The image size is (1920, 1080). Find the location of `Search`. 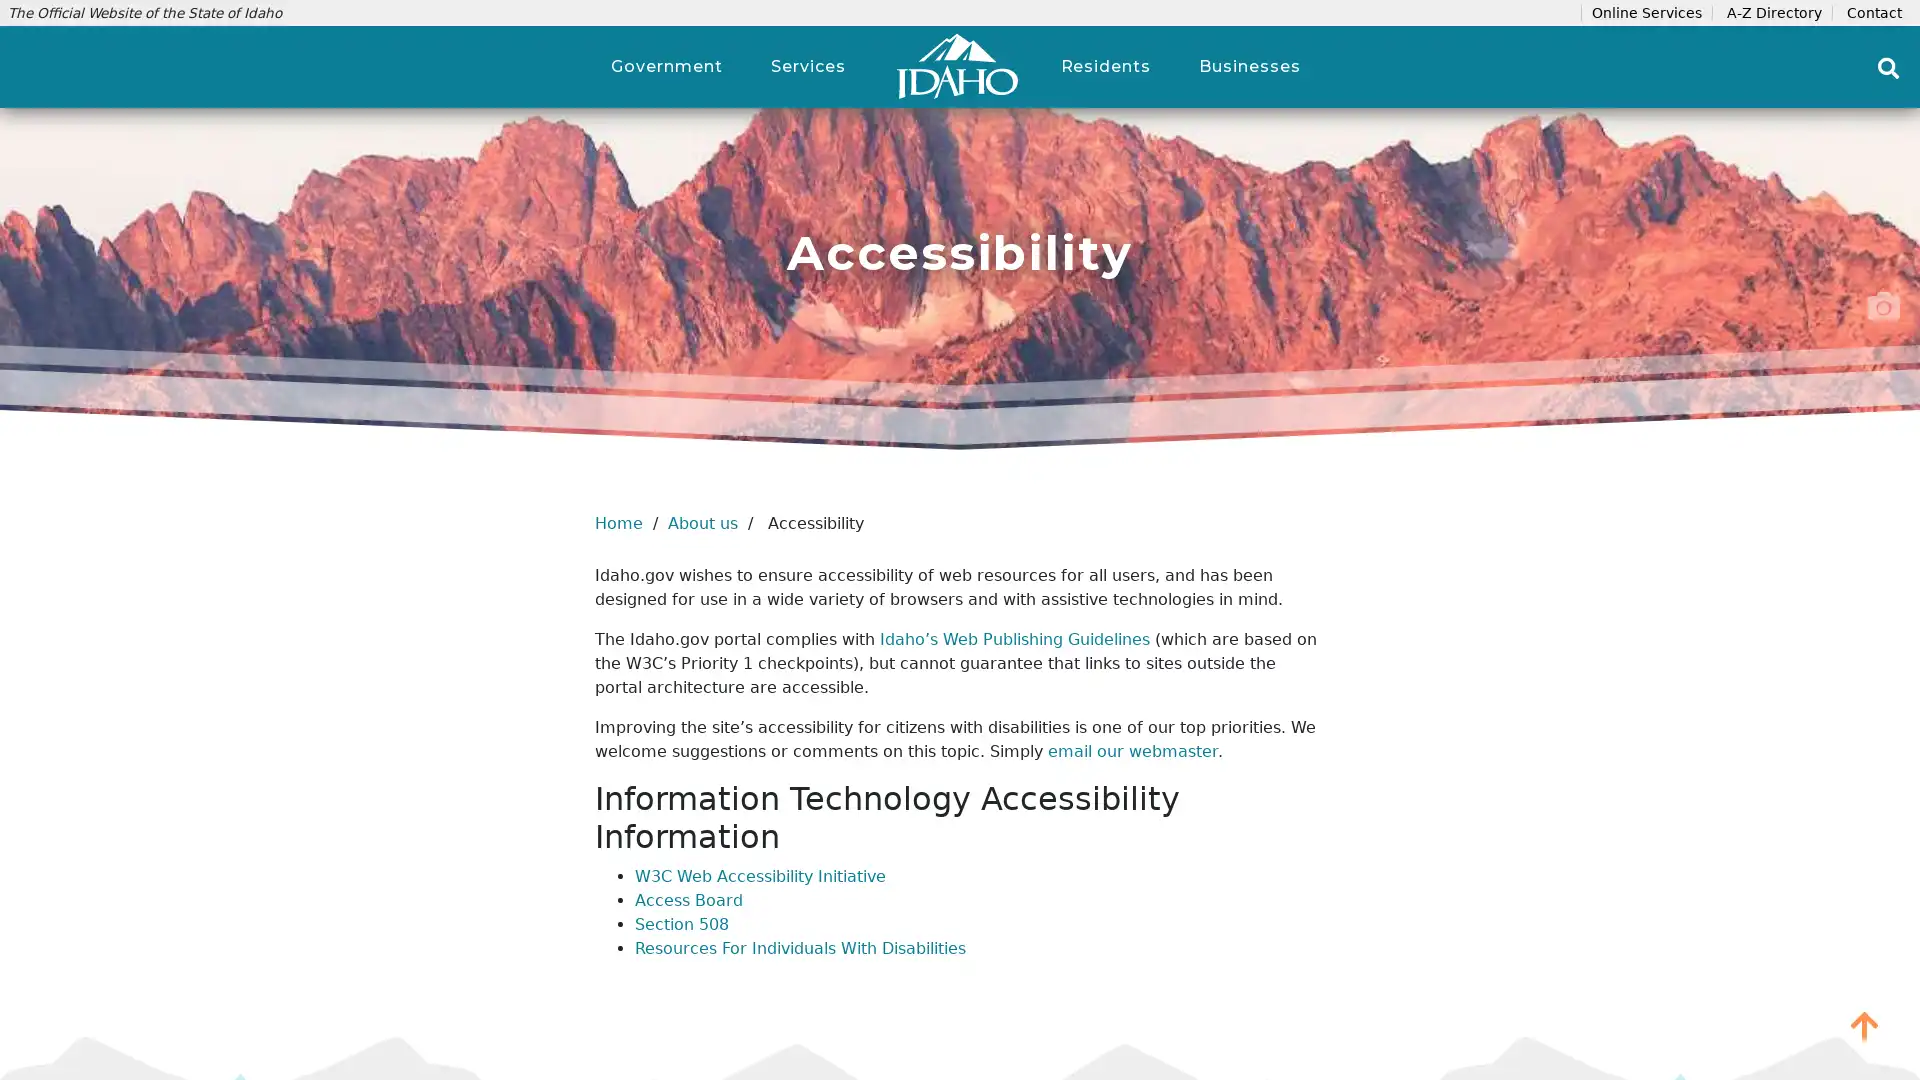

Search is located at coordinates (1888, 67).